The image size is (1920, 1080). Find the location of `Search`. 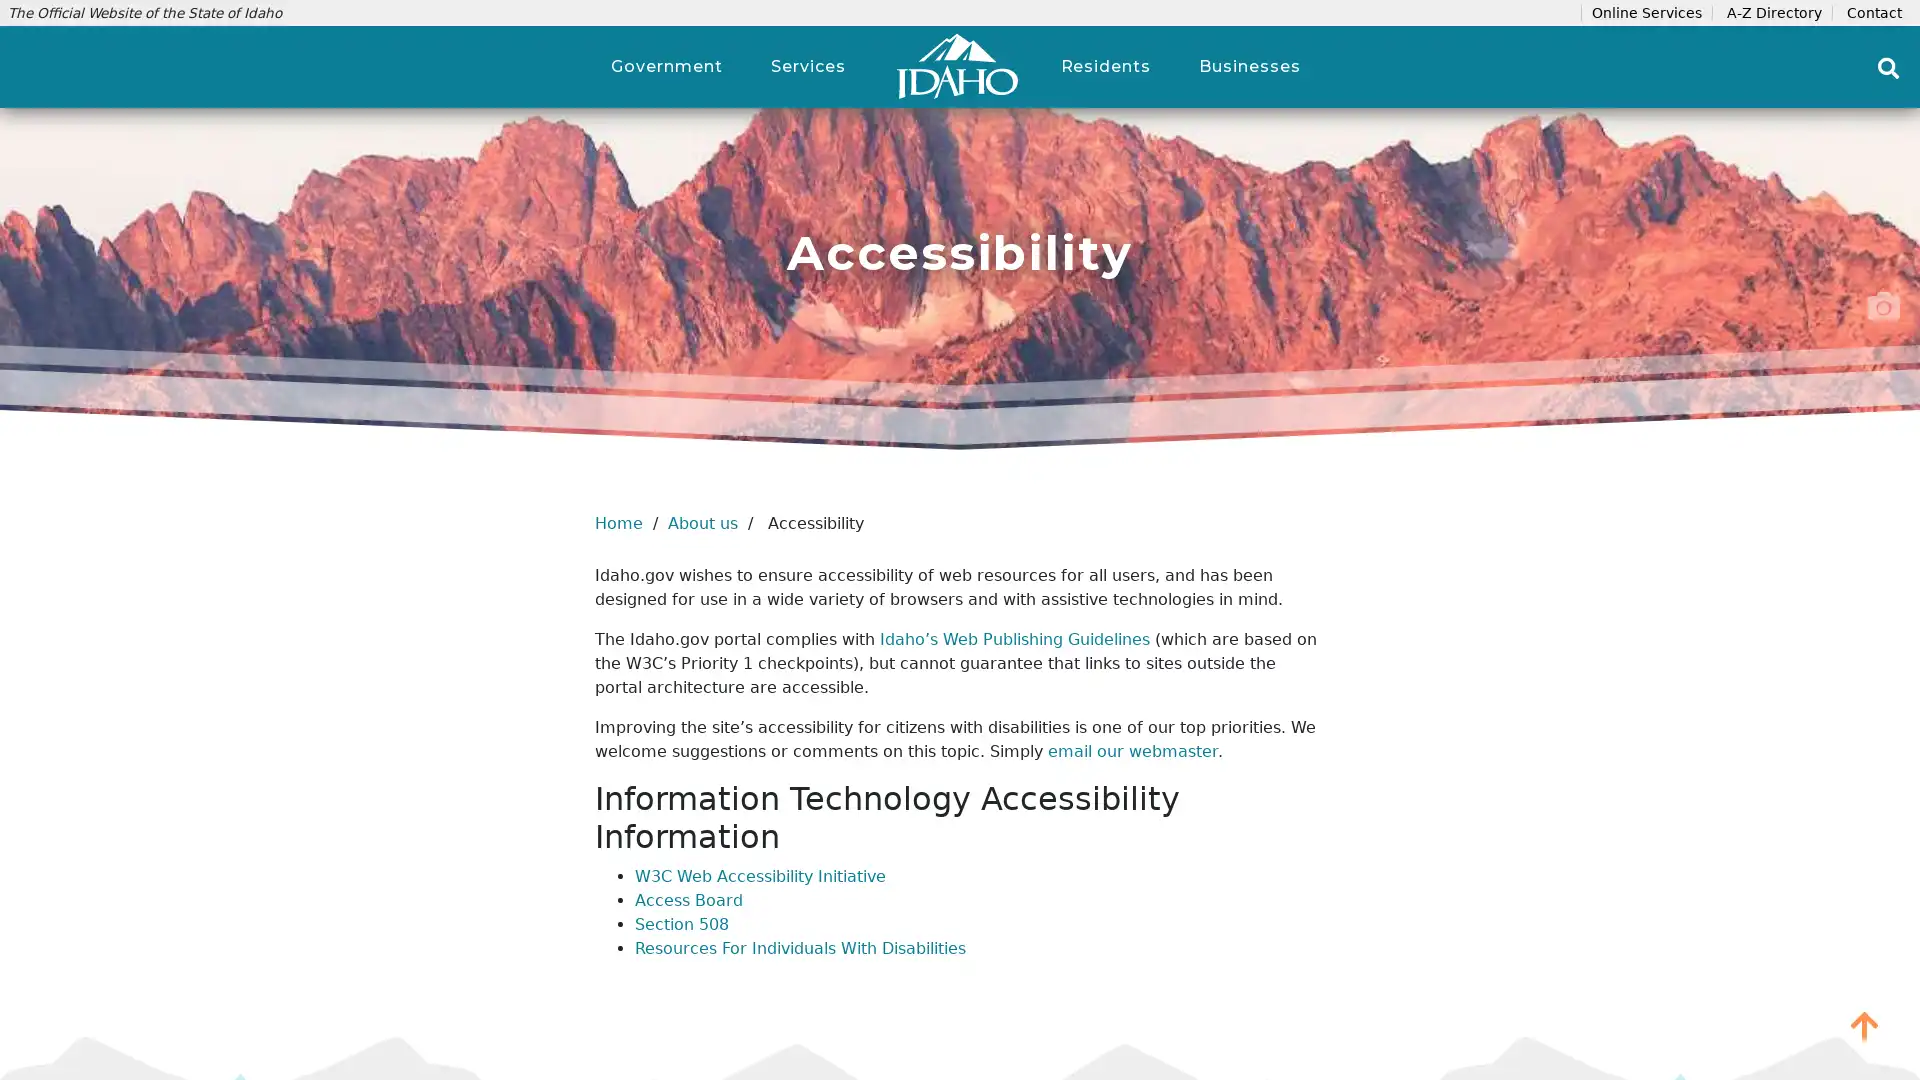

Search is located at coordinates (1888, 67).